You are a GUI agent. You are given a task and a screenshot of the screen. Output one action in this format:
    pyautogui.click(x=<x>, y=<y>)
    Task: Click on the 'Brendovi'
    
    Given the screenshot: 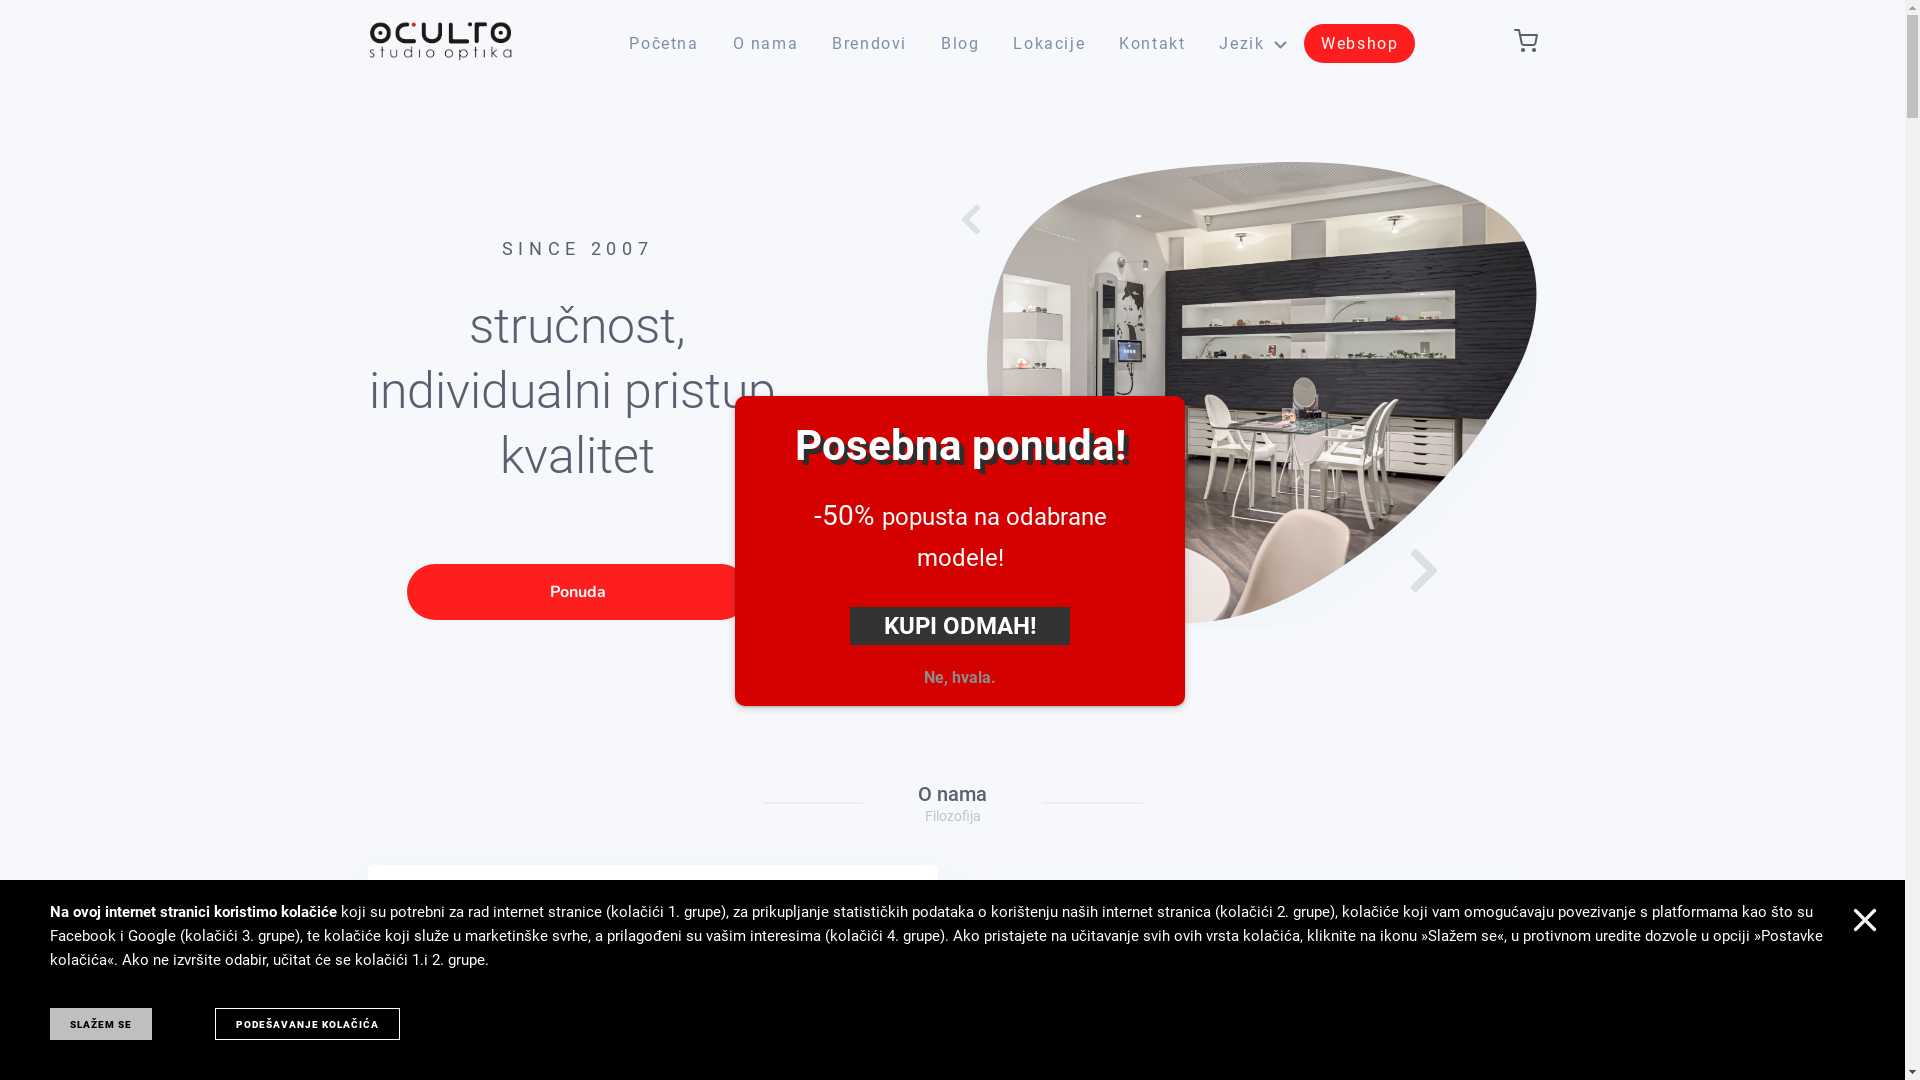 What is the action you would take?
    pyautogui.click(x=869, y=43)
    